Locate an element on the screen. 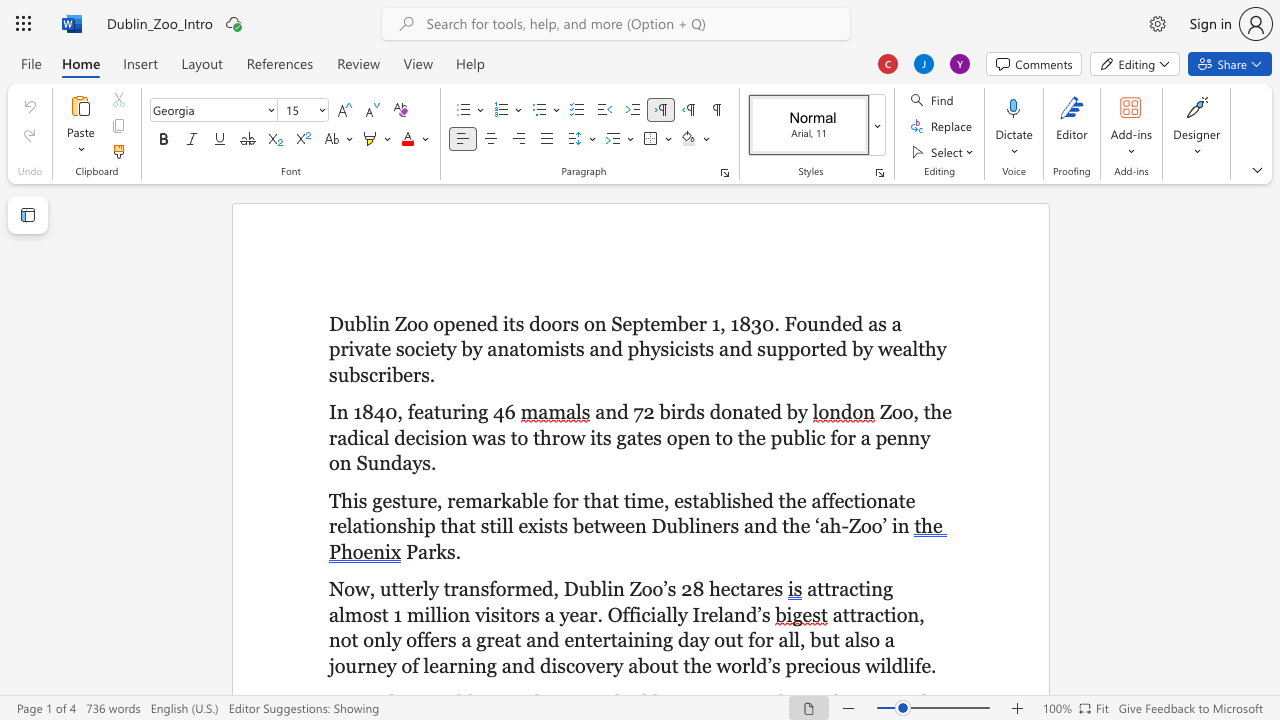 The width and height of the screenshot is (1280, 720). the 4th character "d" in the text is located at coordinates (857, 323).